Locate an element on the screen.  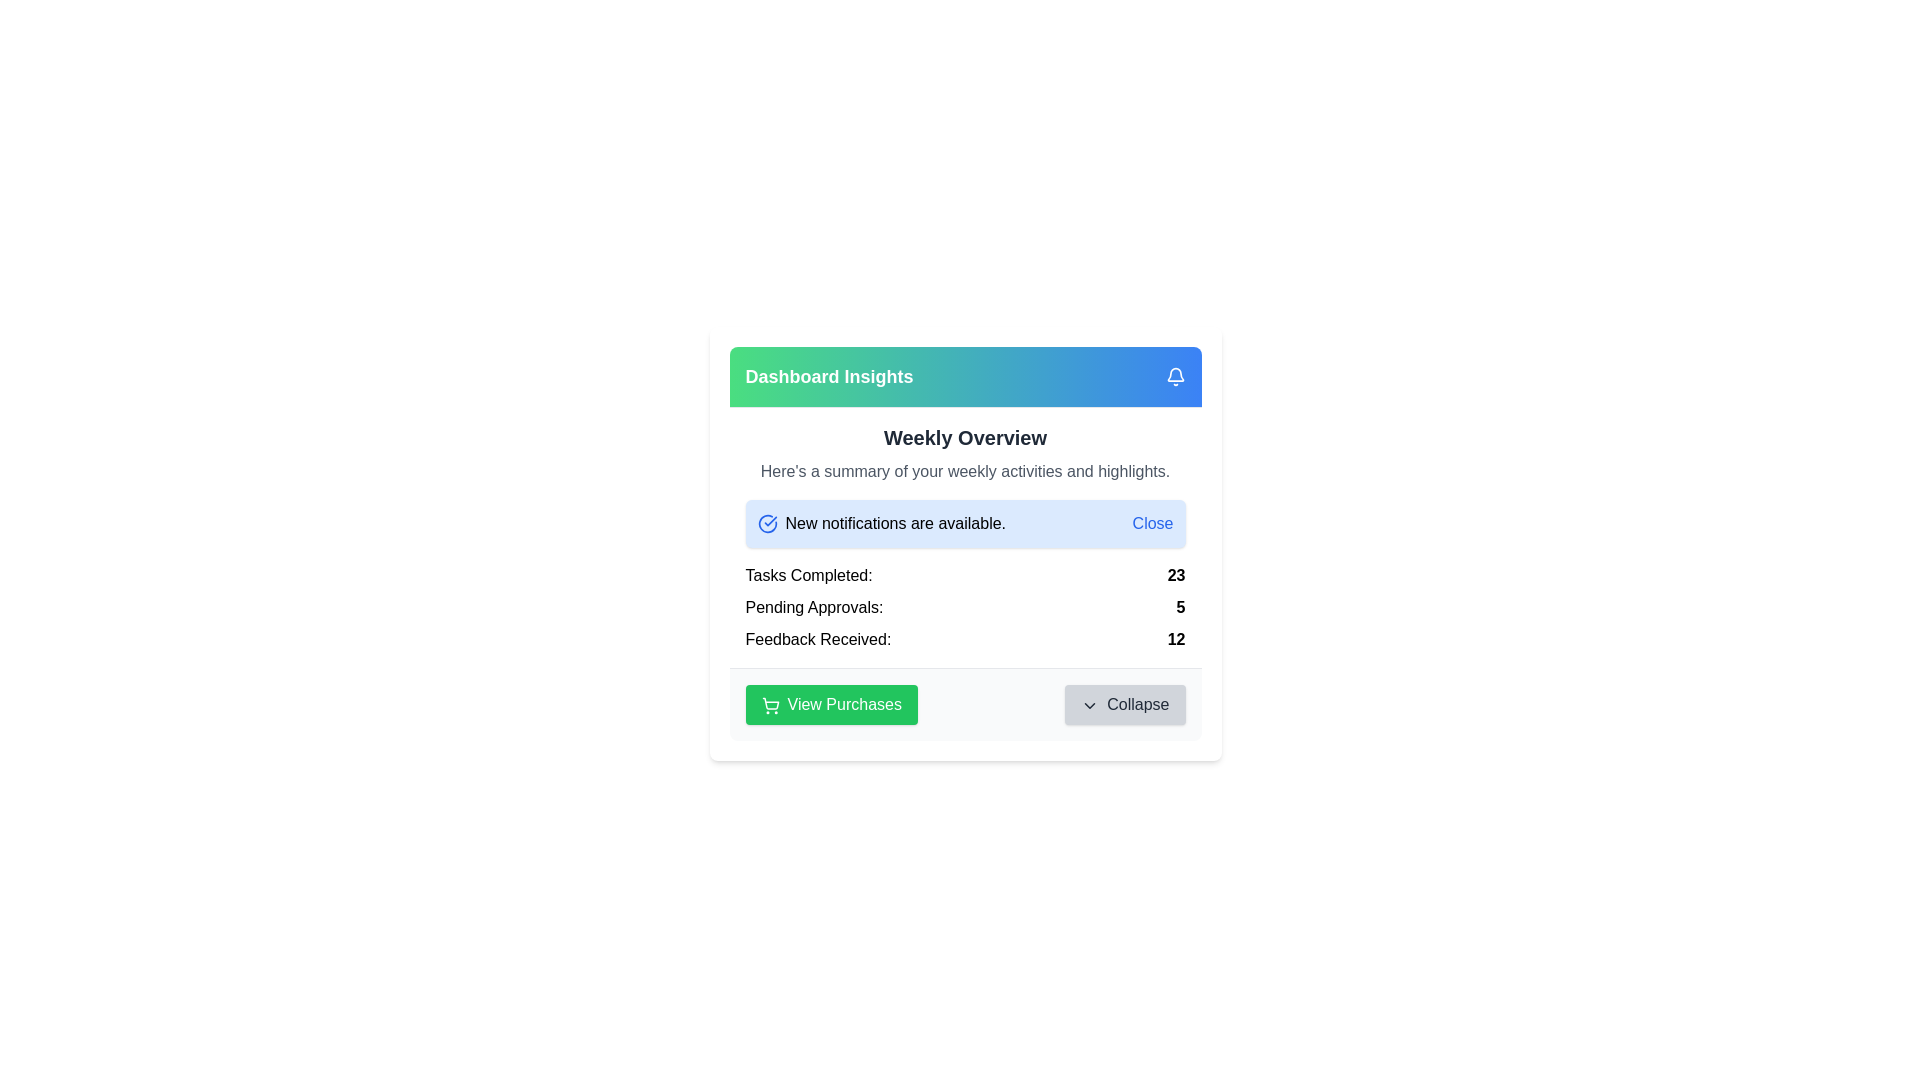
the button located in the lower section of a card-like interface, positioned to the left of the 'Collapse' button is located at coordinates (831, 704).